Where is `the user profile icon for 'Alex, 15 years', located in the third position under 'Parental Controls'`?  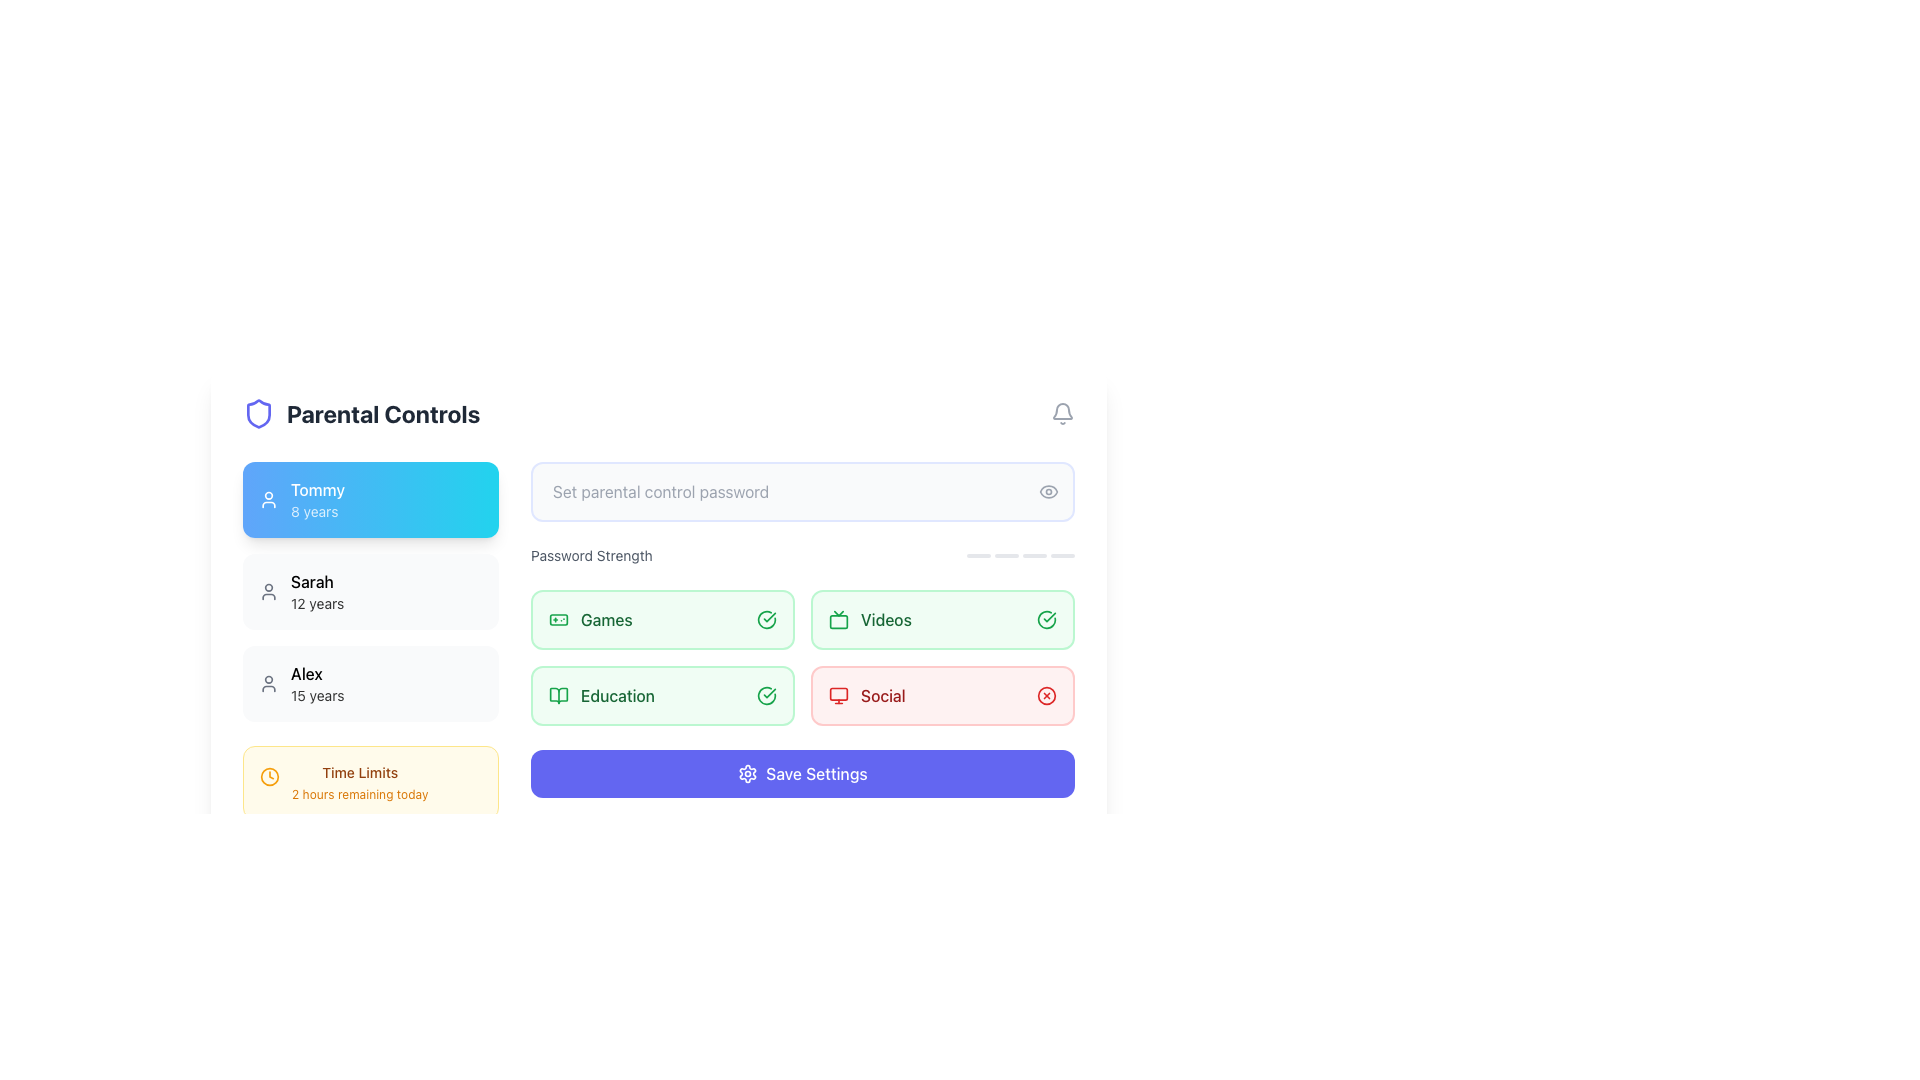 the user profile icon for 'Alex, 15 years', located in the third position under 'Parental Controls' is located at coordinates (267, 682).